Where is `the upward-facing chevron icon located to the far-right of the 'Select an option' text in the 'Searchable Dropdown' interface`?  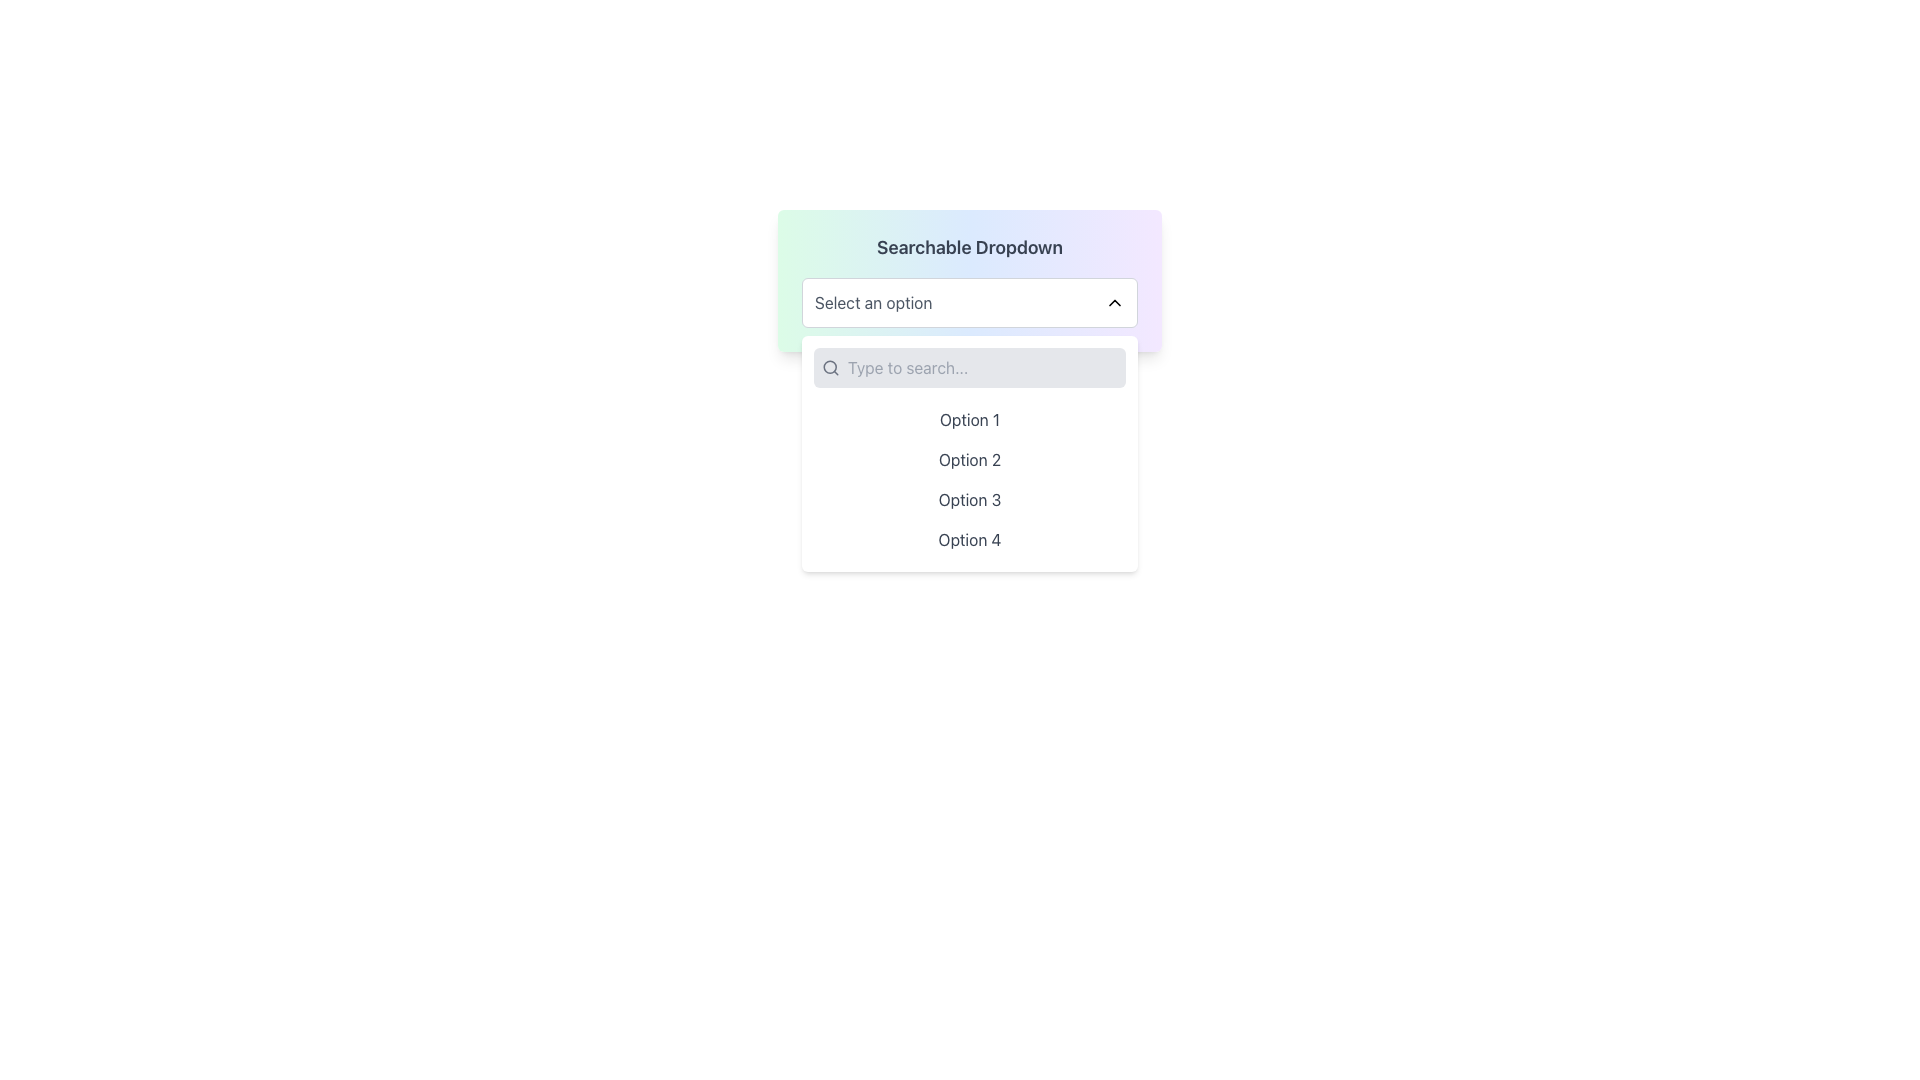
the upward-facing chevron icon located to the far-right of the 'Select an option' text in the 'Searchable Dropdown' interface is located at coordinates (1113, 303).